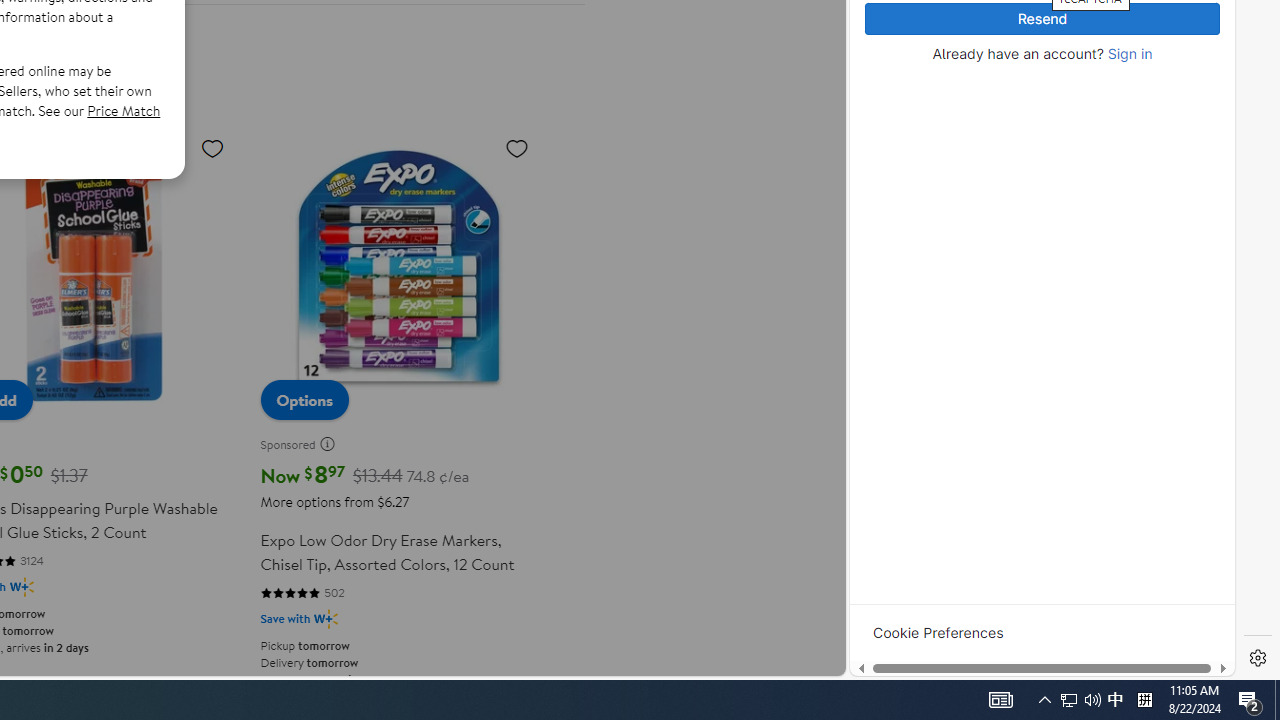 Image resolution: width=1280 pixels, height=720 pixels. I want to click on 'Resend', so click(1041, 19).